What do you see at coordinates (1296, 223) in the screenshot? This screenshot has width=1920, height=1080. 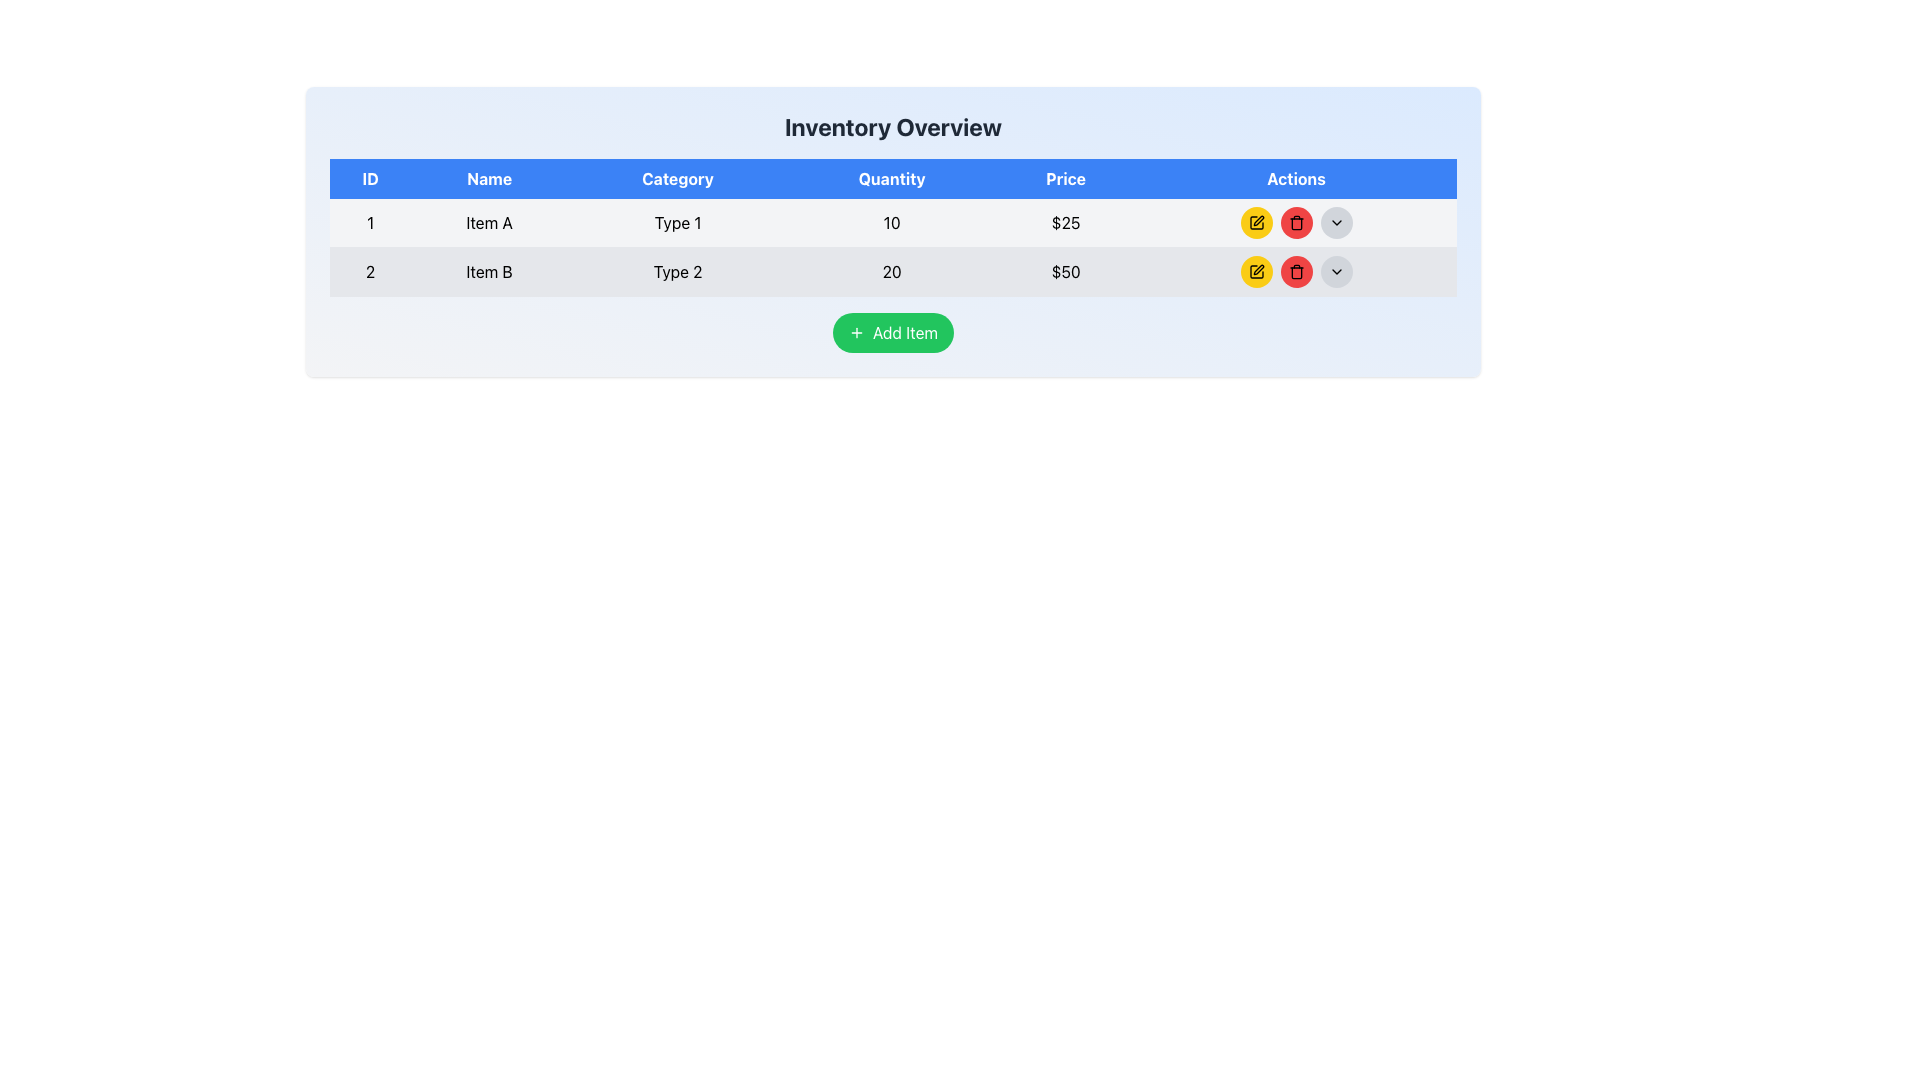 I see `the circular red button with a black trash icon located in the Actions column of the second row of the table` at bounding box center [1296, 223].